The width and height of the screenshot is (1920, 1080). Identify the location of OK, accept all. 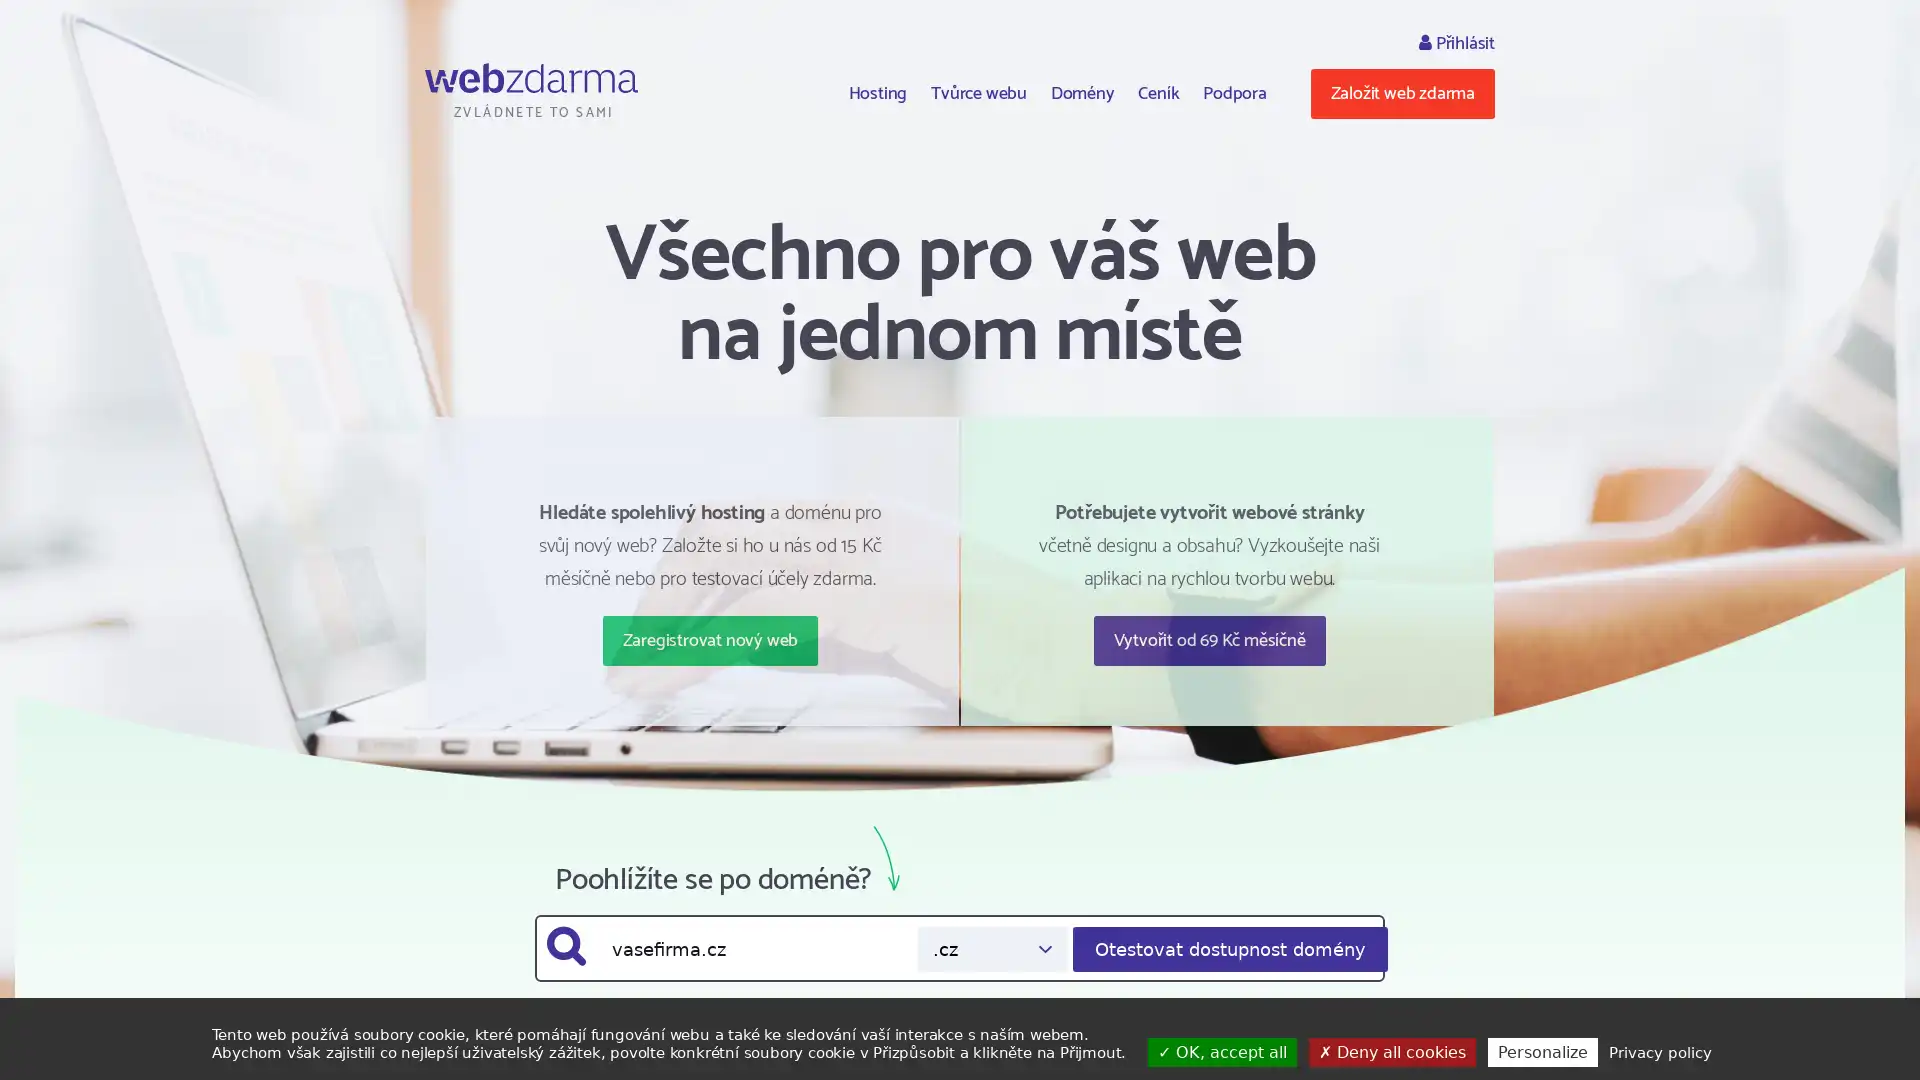
(1221, 1051).